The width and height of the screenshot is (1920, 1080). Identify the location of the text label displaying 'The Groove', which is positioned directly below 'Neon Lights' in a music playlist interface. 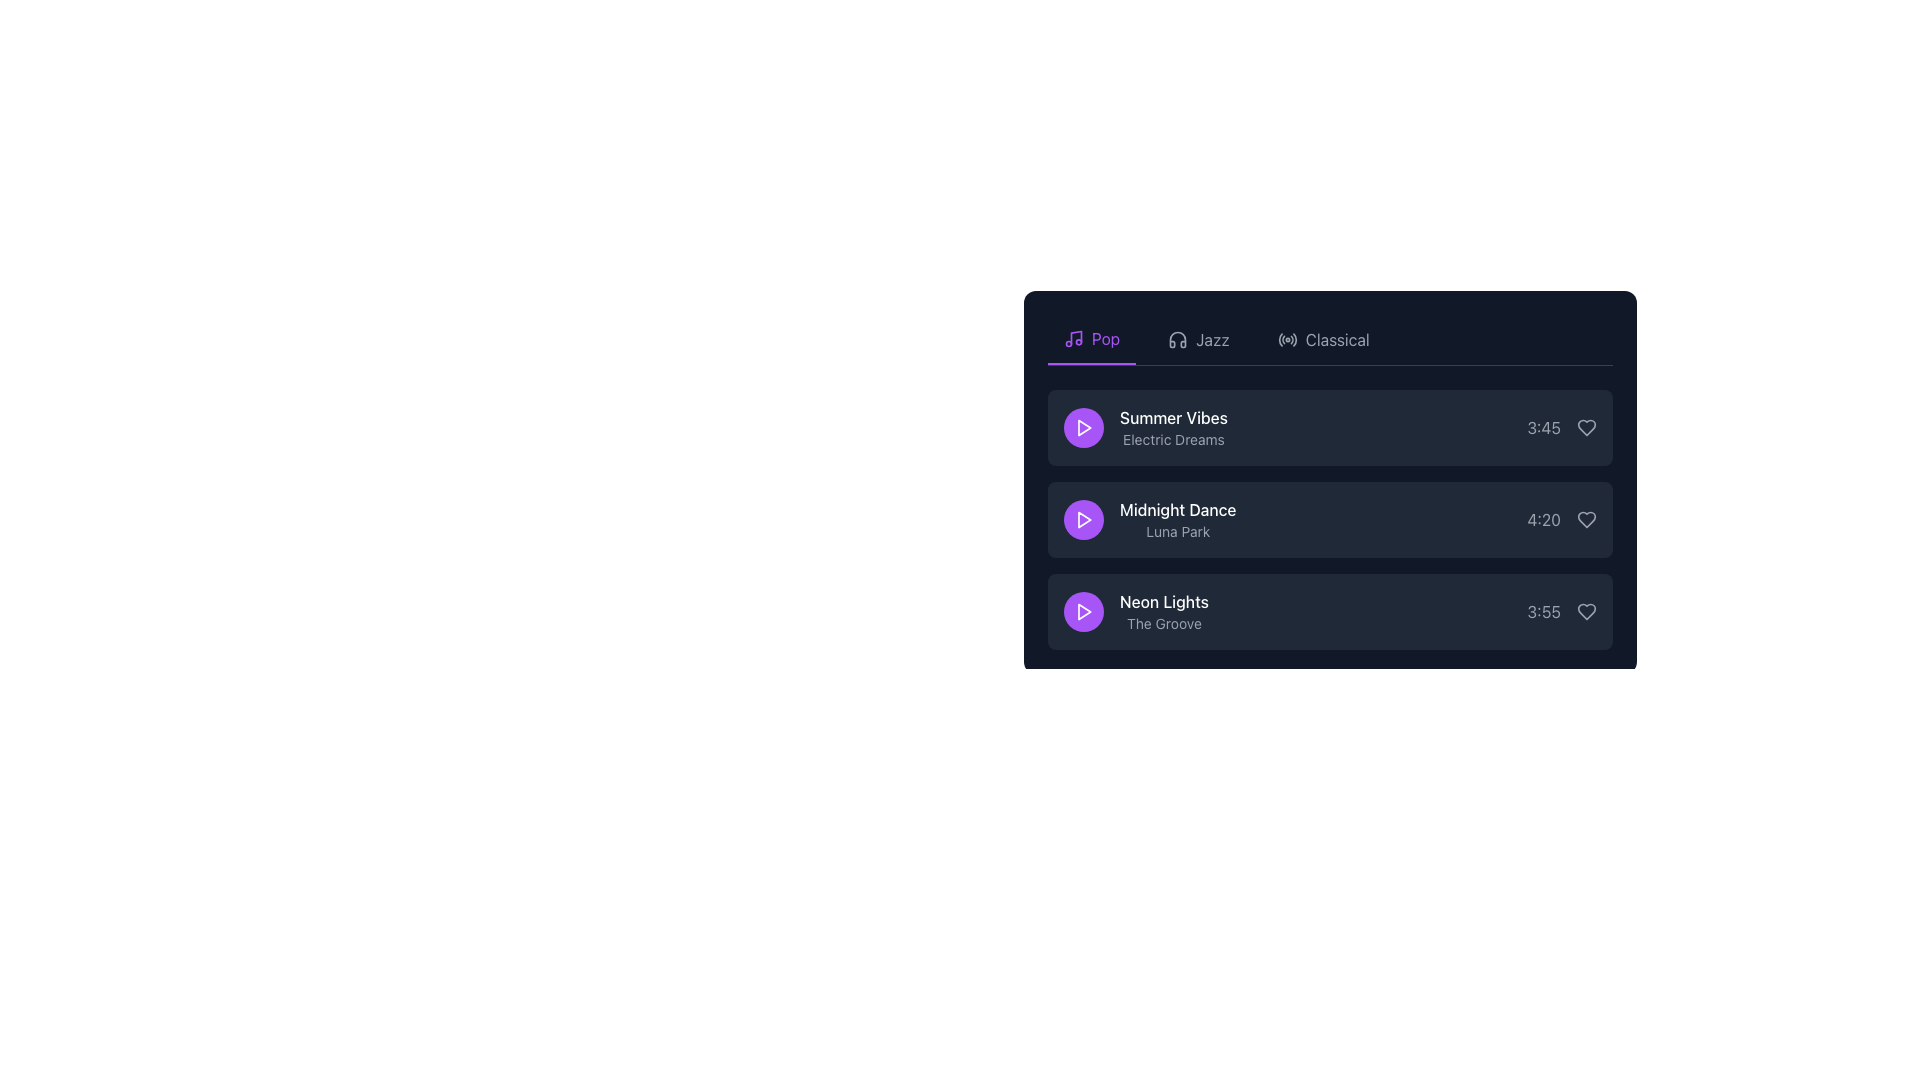
(1164, 623).